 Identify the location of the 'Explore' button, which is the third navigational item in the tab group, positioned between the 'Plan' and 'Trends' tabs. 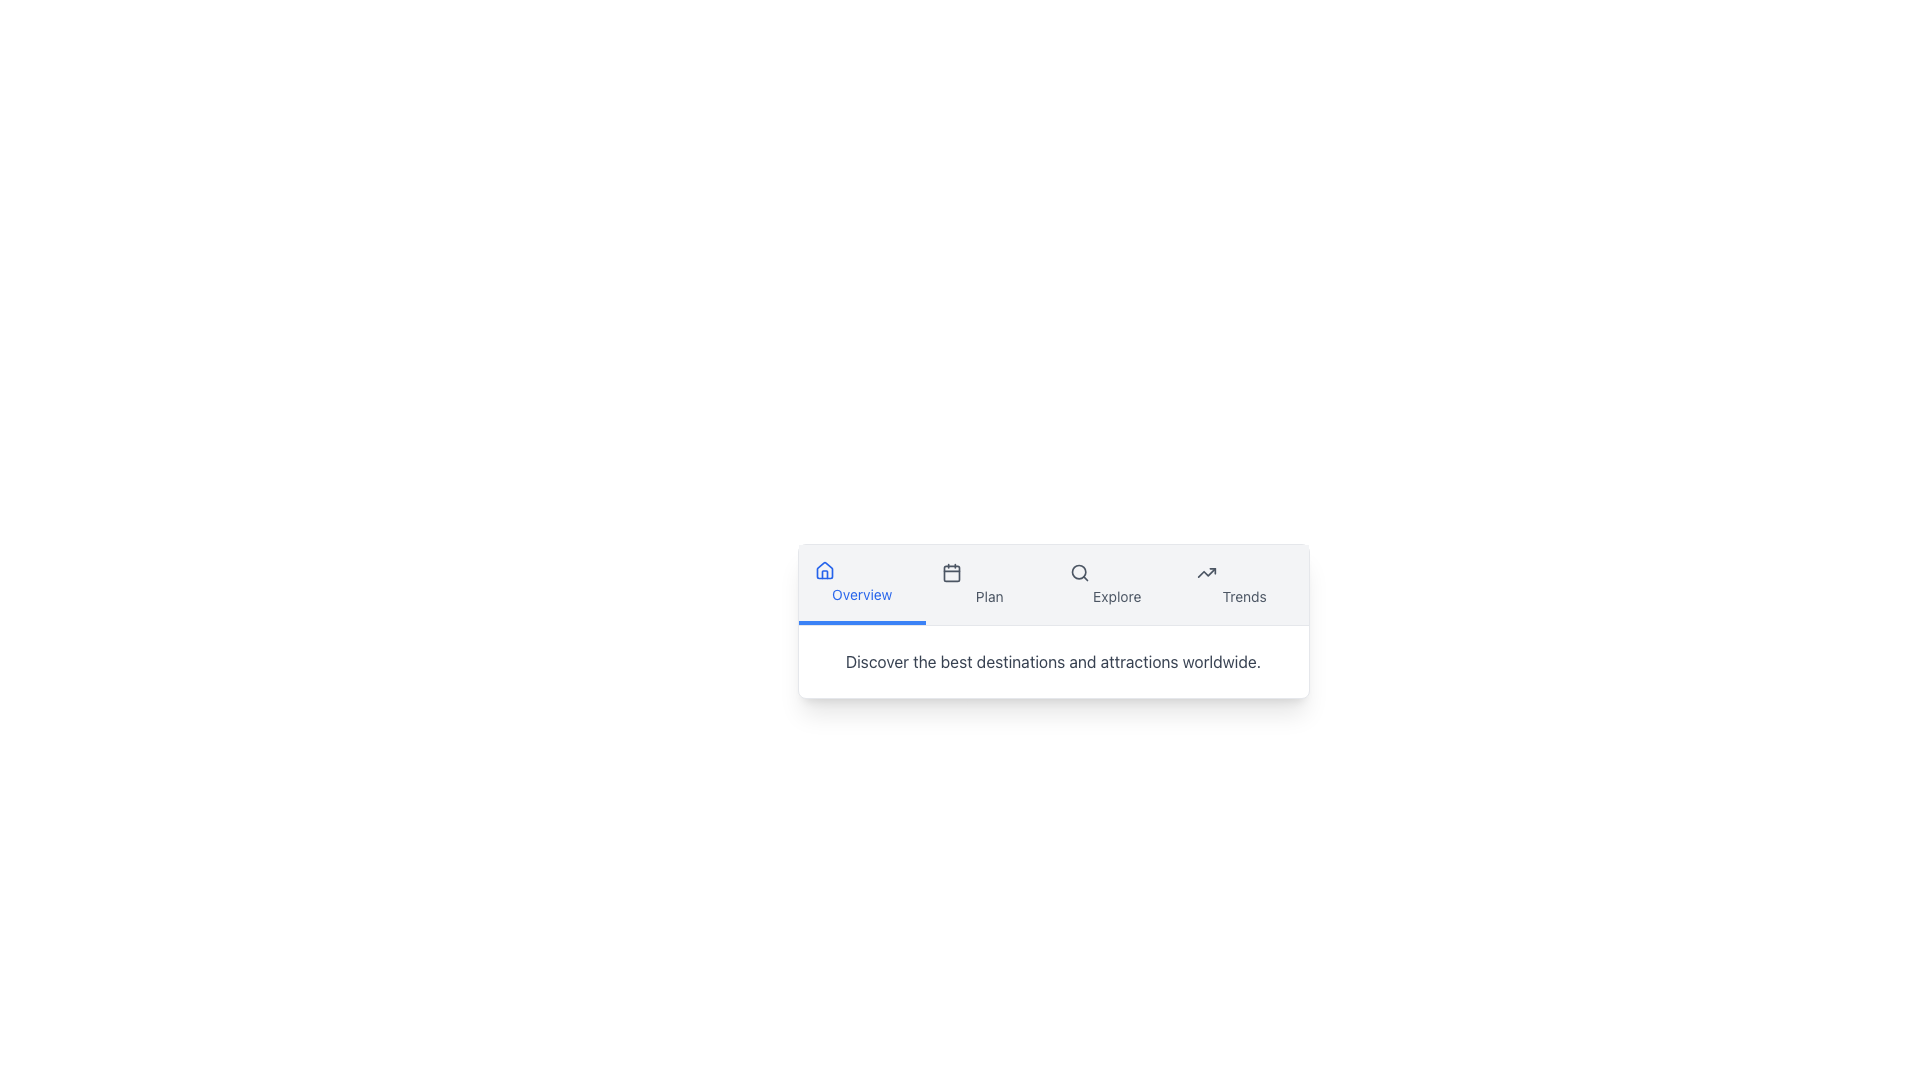
(1116, 585).